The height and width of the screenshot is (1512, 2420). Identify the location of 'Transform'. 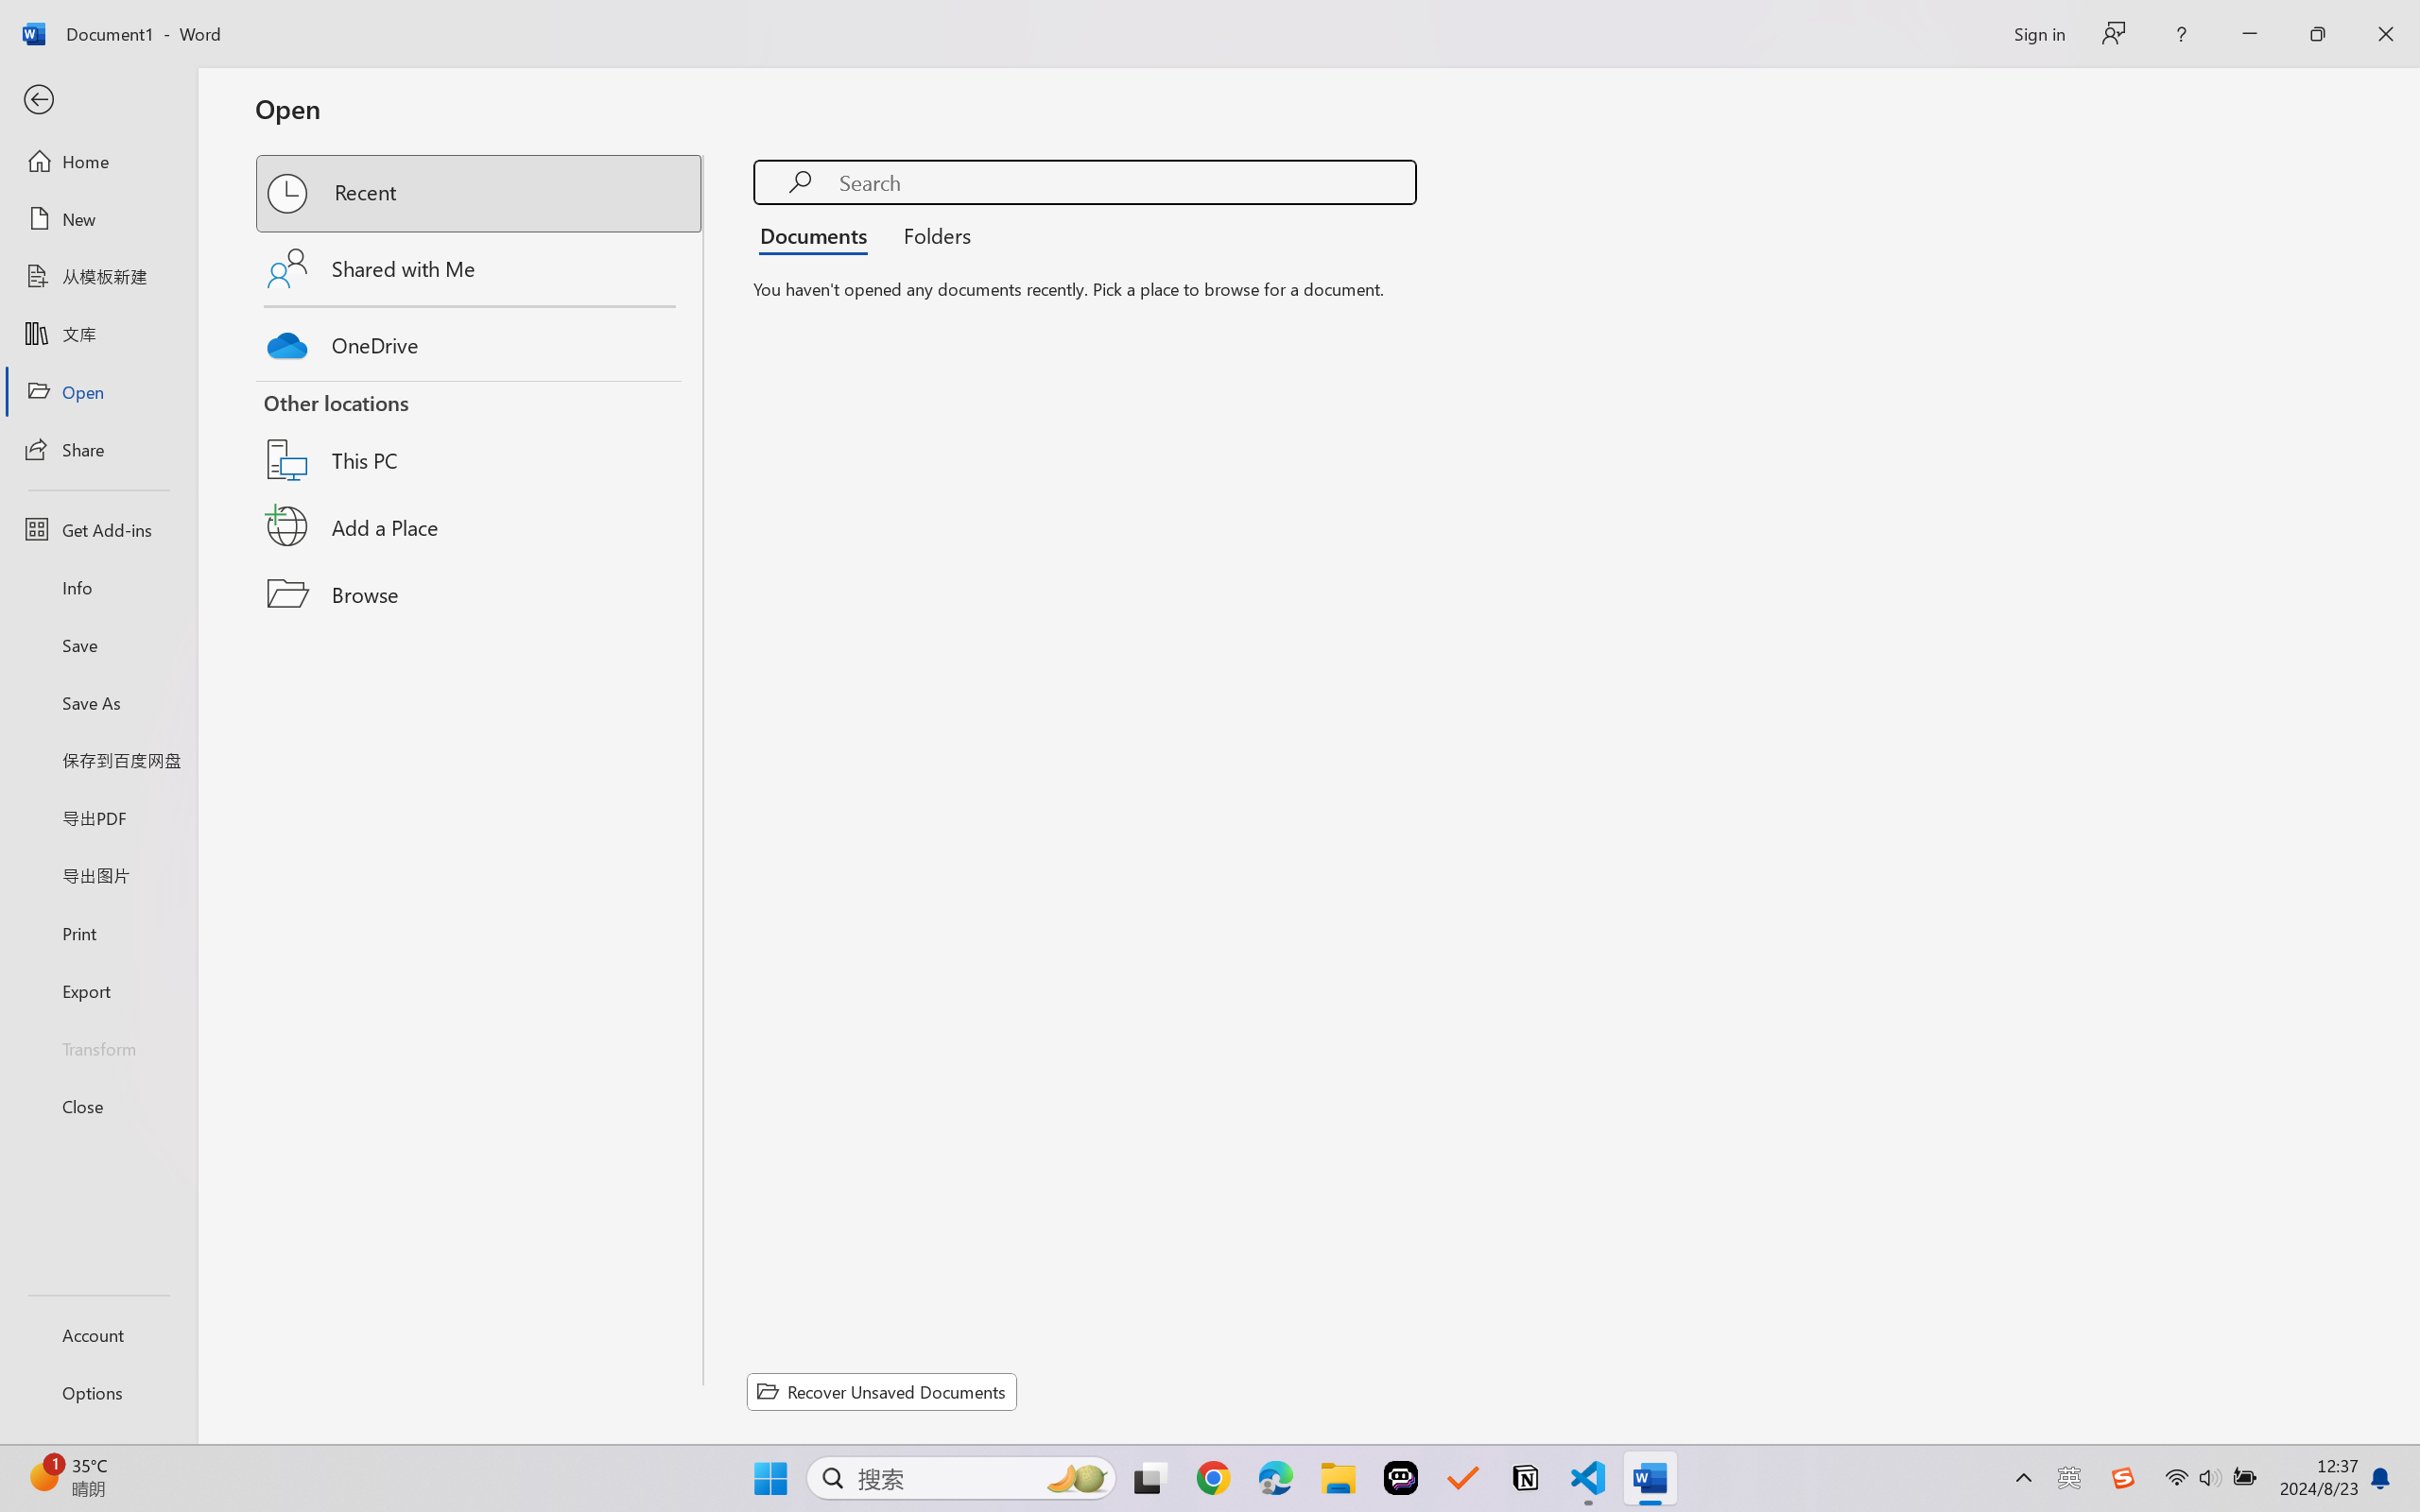
(97, 1046).